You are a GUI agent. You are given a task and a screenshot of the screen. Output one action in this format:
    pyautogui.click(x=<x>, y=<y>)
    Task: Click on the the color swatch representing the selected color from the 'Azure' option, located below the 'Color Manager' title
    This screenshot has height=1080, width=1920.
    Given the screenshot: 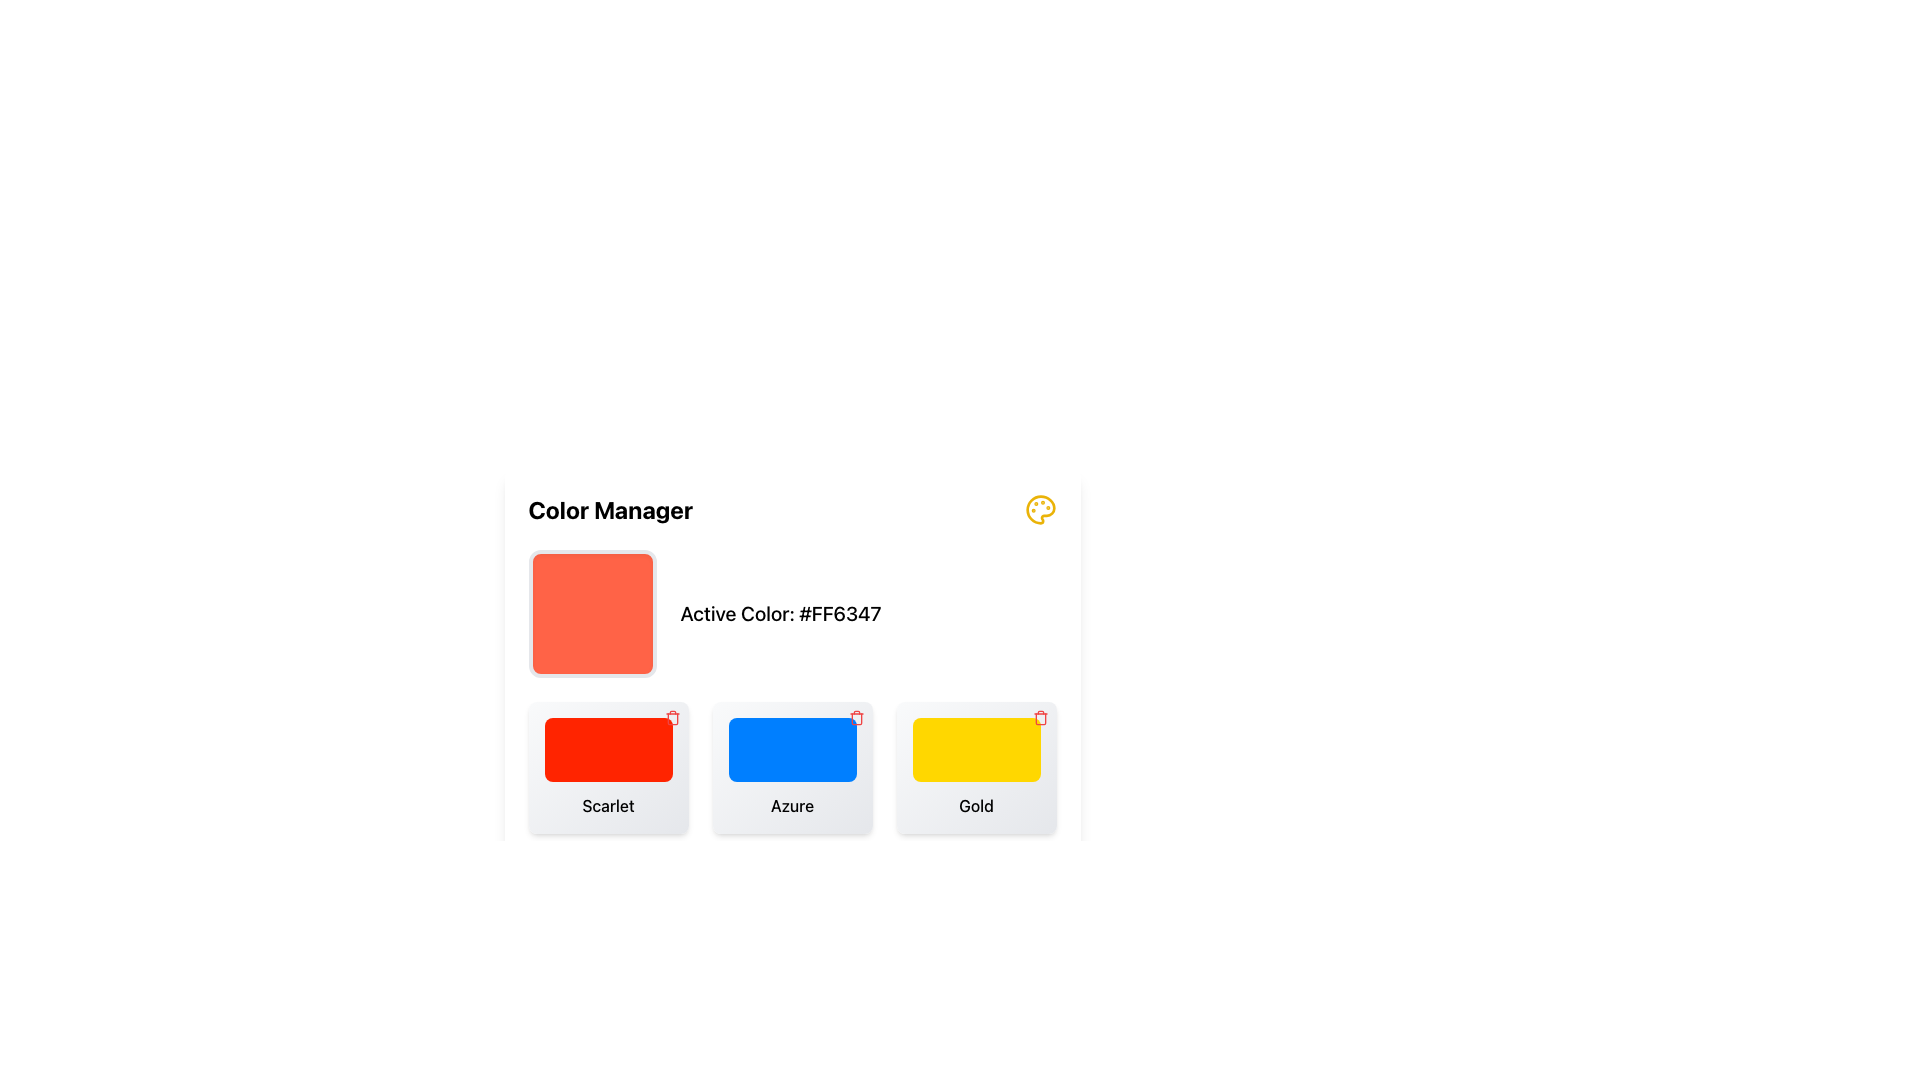 What is the action you would take?
    pyautogui.click(x=791, y=749)
    